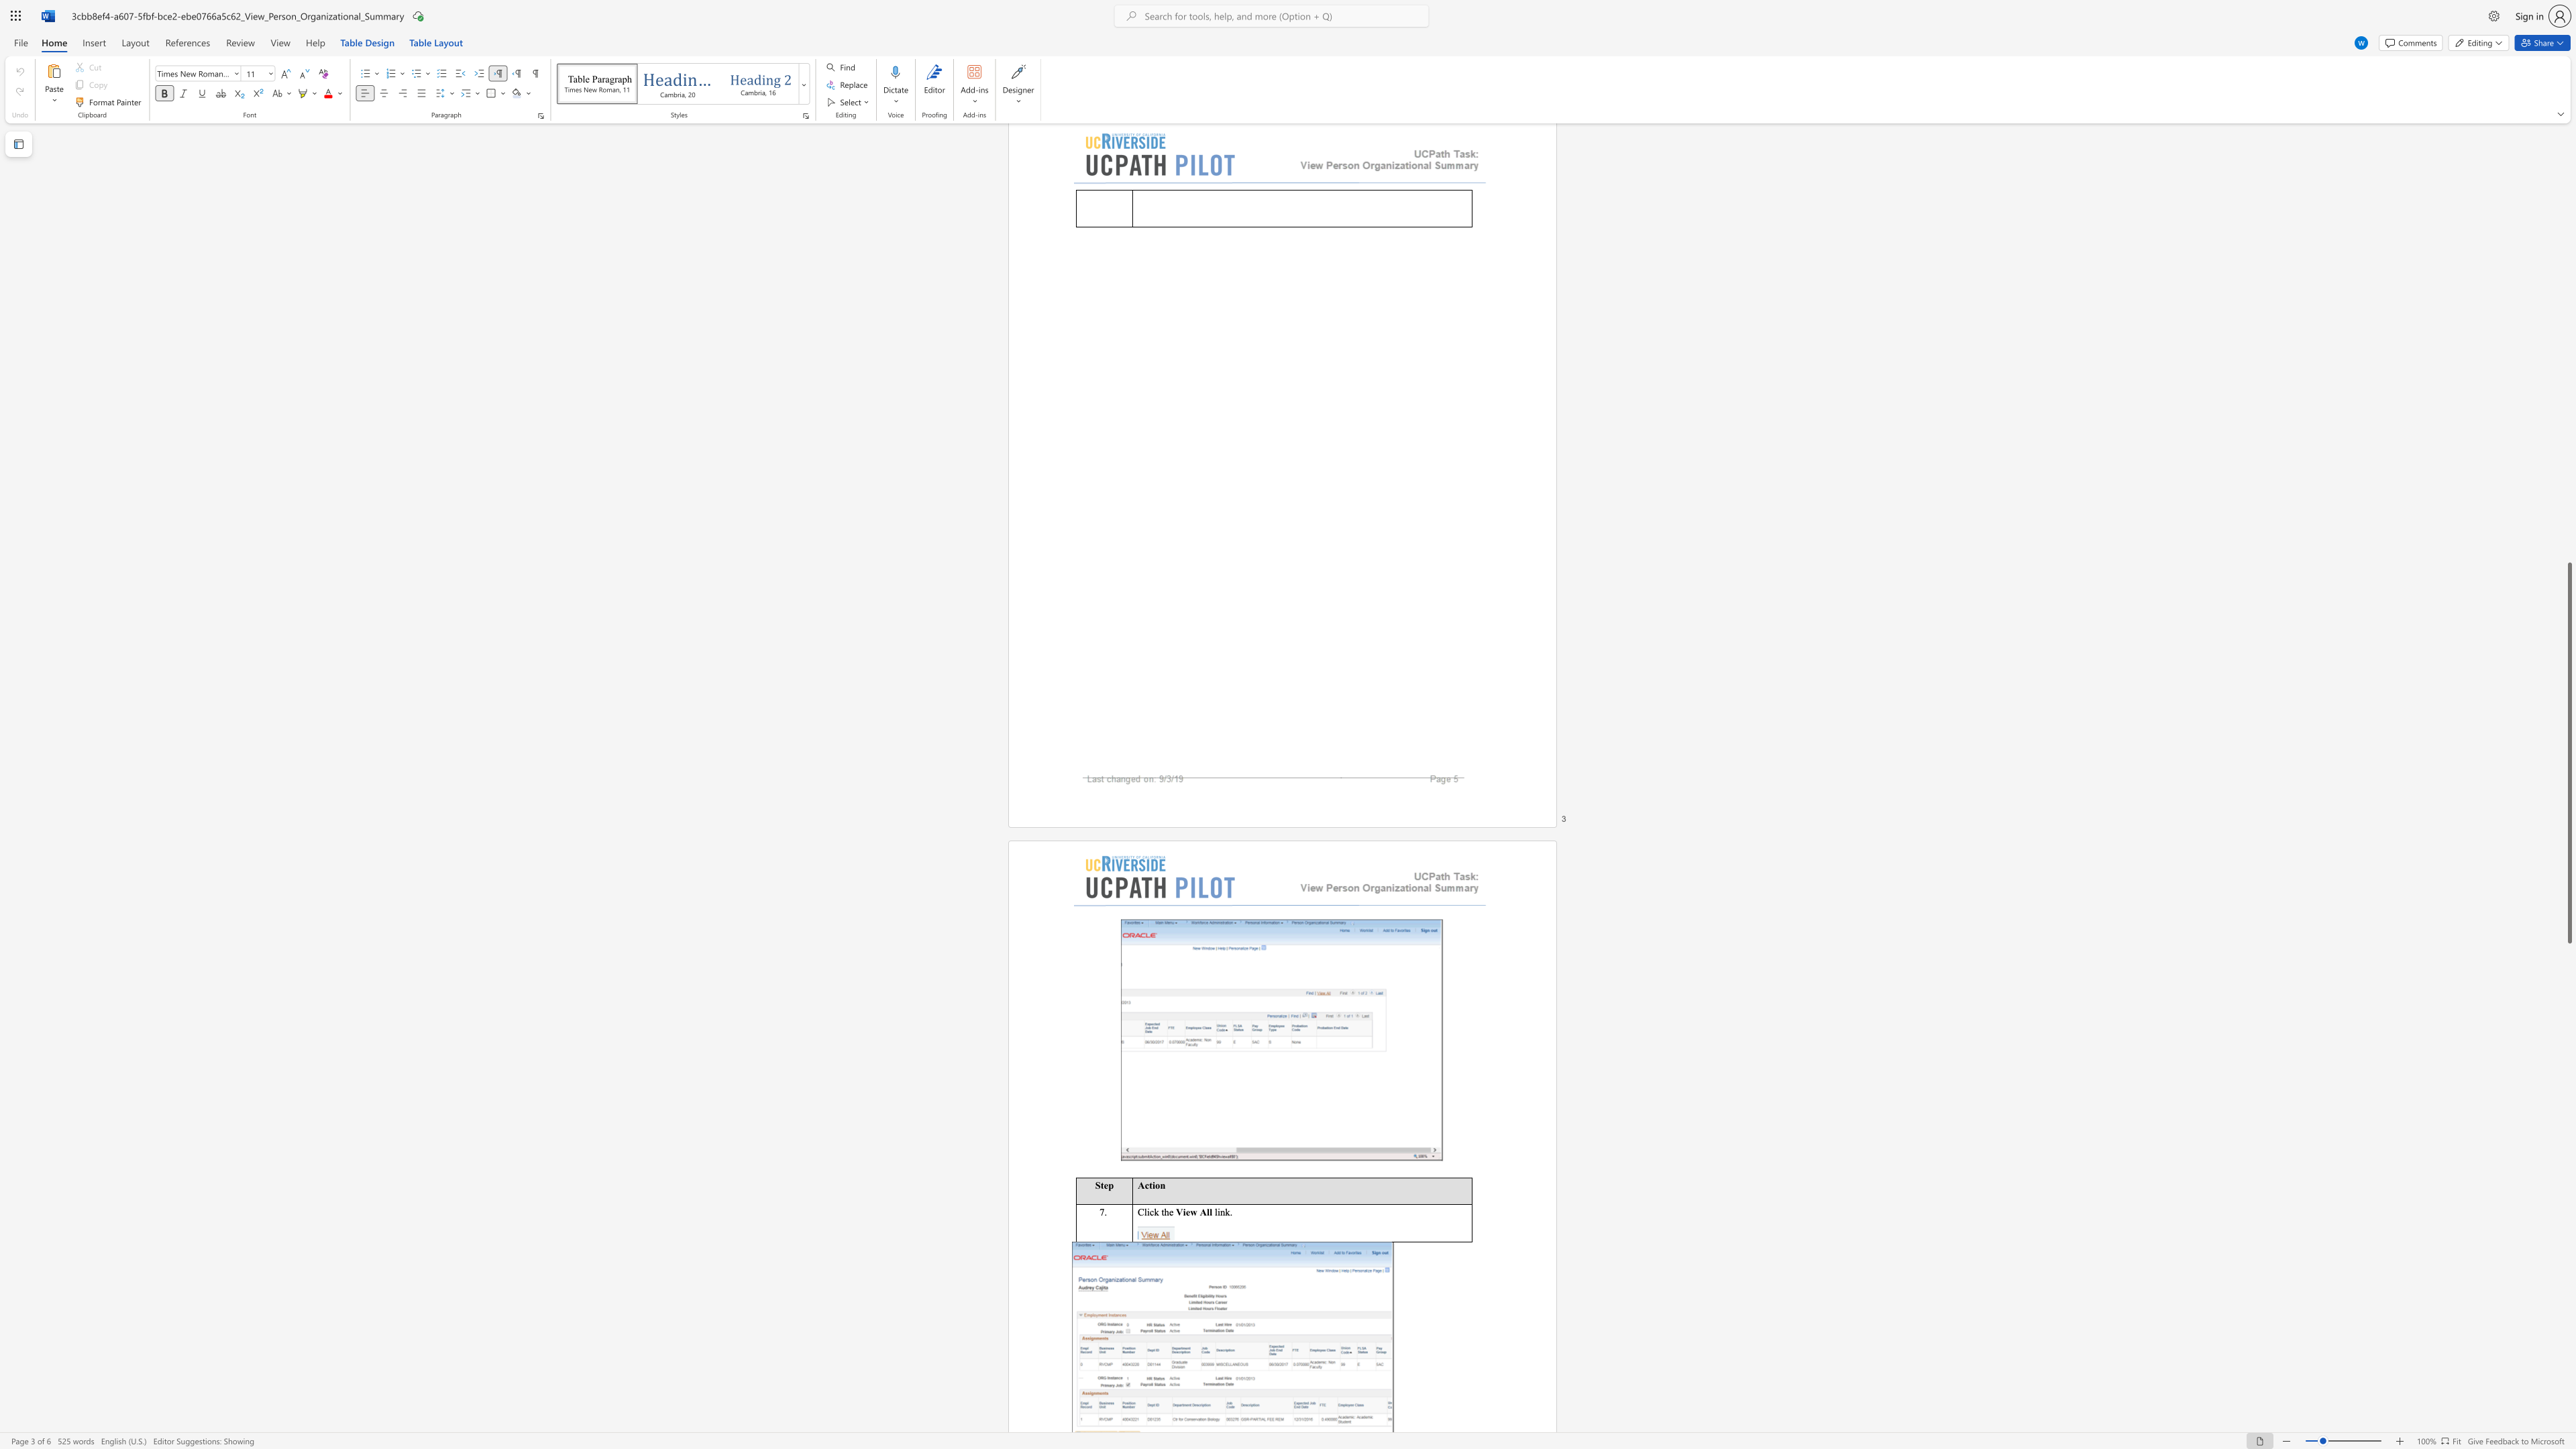 Image resolution: width=2576 pixels, height=1449 pixels. What do you see at coordinates (1153, 1211) in the screenshot?
I see `the space between the continuous character "c" and "k" in the text` at bounding box center [1153, 1211].